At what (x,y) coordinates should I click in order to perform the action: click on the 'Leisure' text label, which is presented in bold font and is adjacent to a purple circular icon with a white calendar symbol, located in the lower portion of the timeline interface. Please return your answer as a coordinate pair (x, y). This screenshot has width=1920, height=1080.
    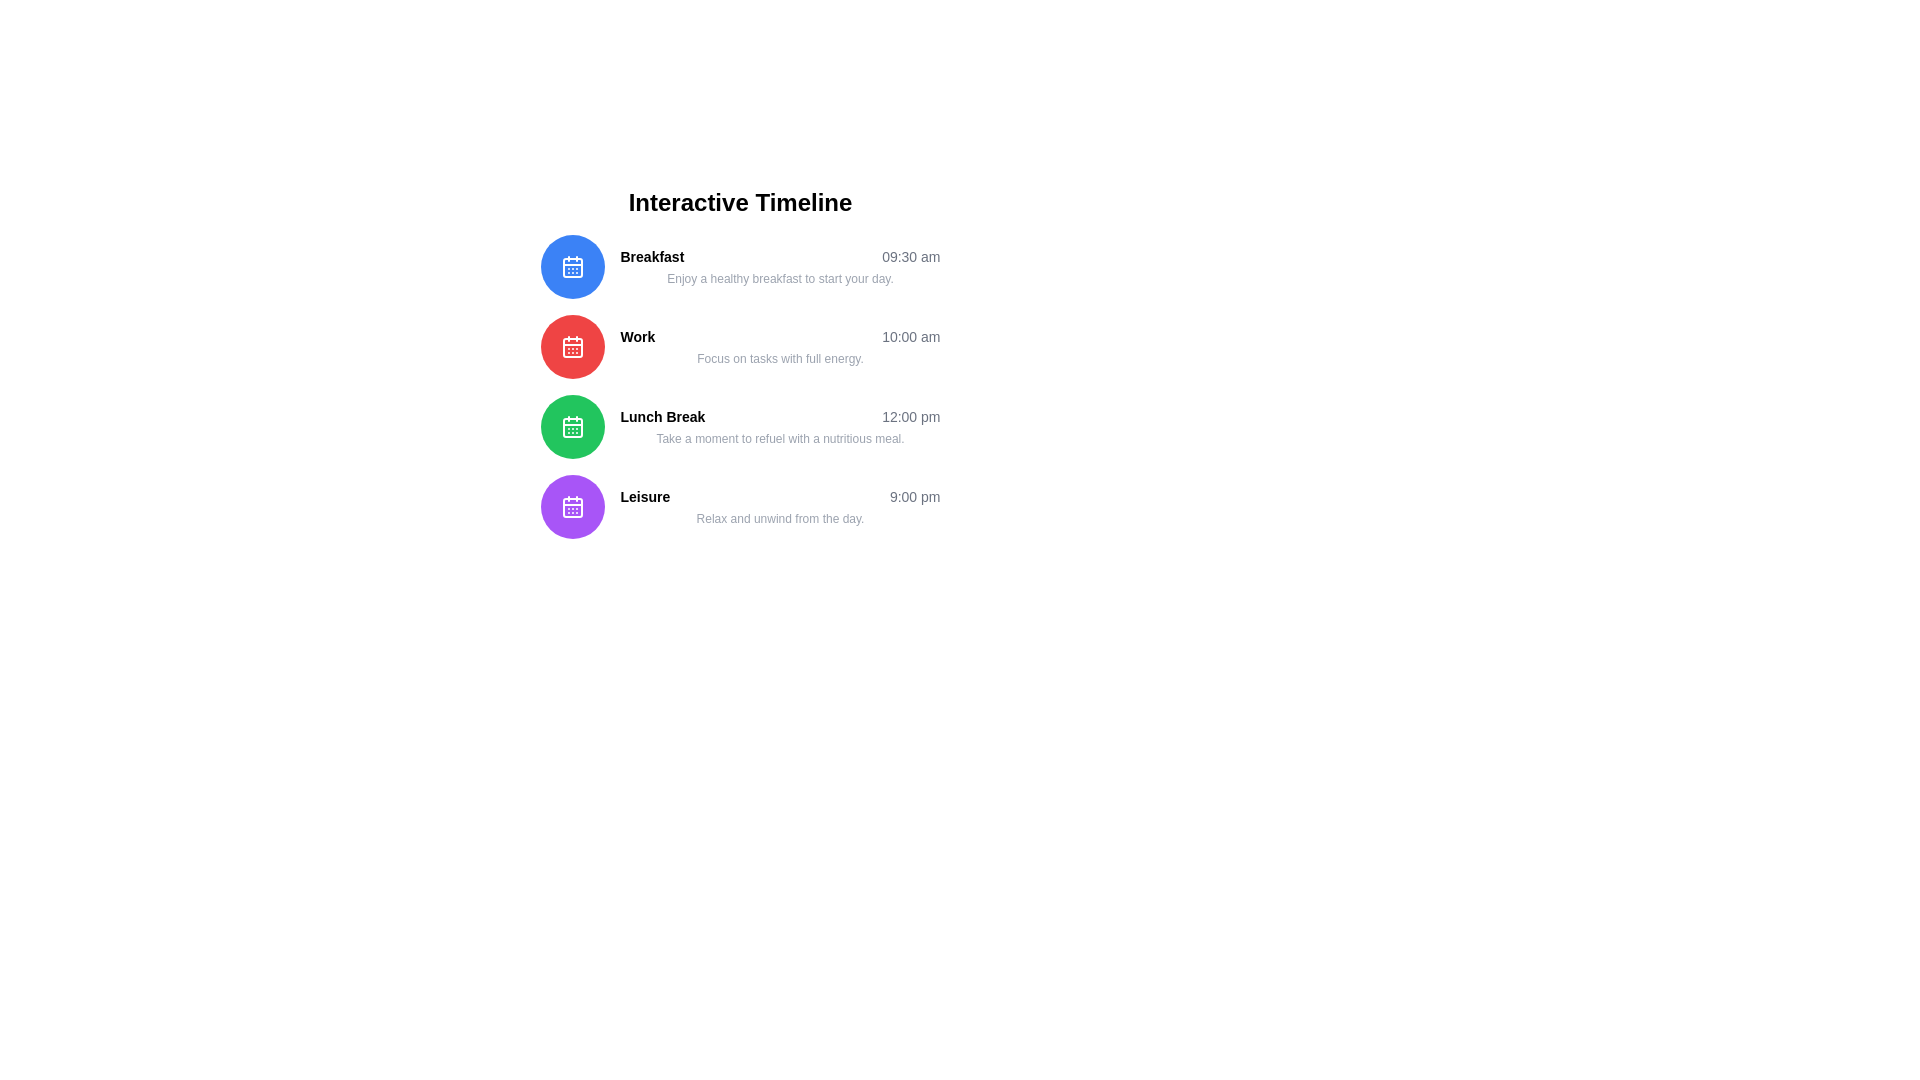
    Looking at the image, I should click on (645, 496).